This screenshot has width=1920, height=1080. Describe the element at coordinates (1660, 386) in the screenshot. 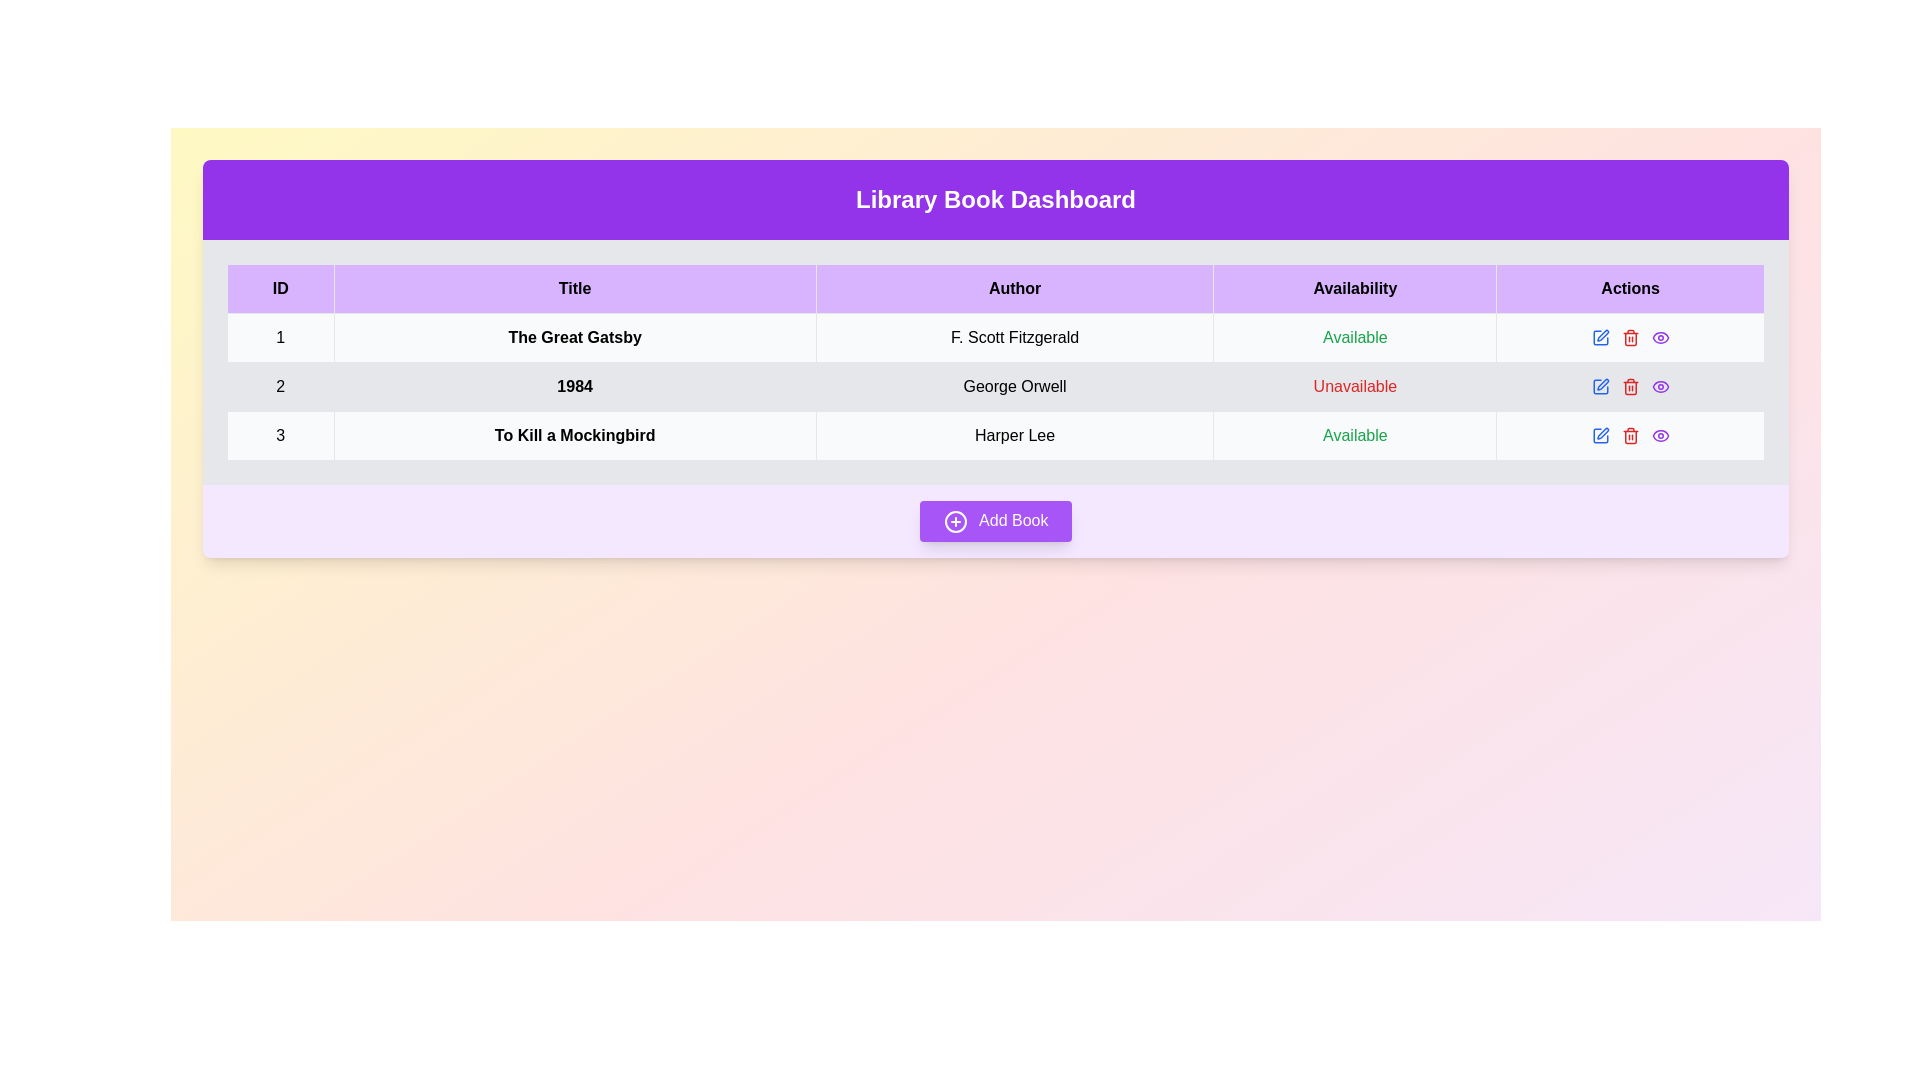

I see `the purple eye icon in the Actions column for the book '1984' by George Orwell` at that location.